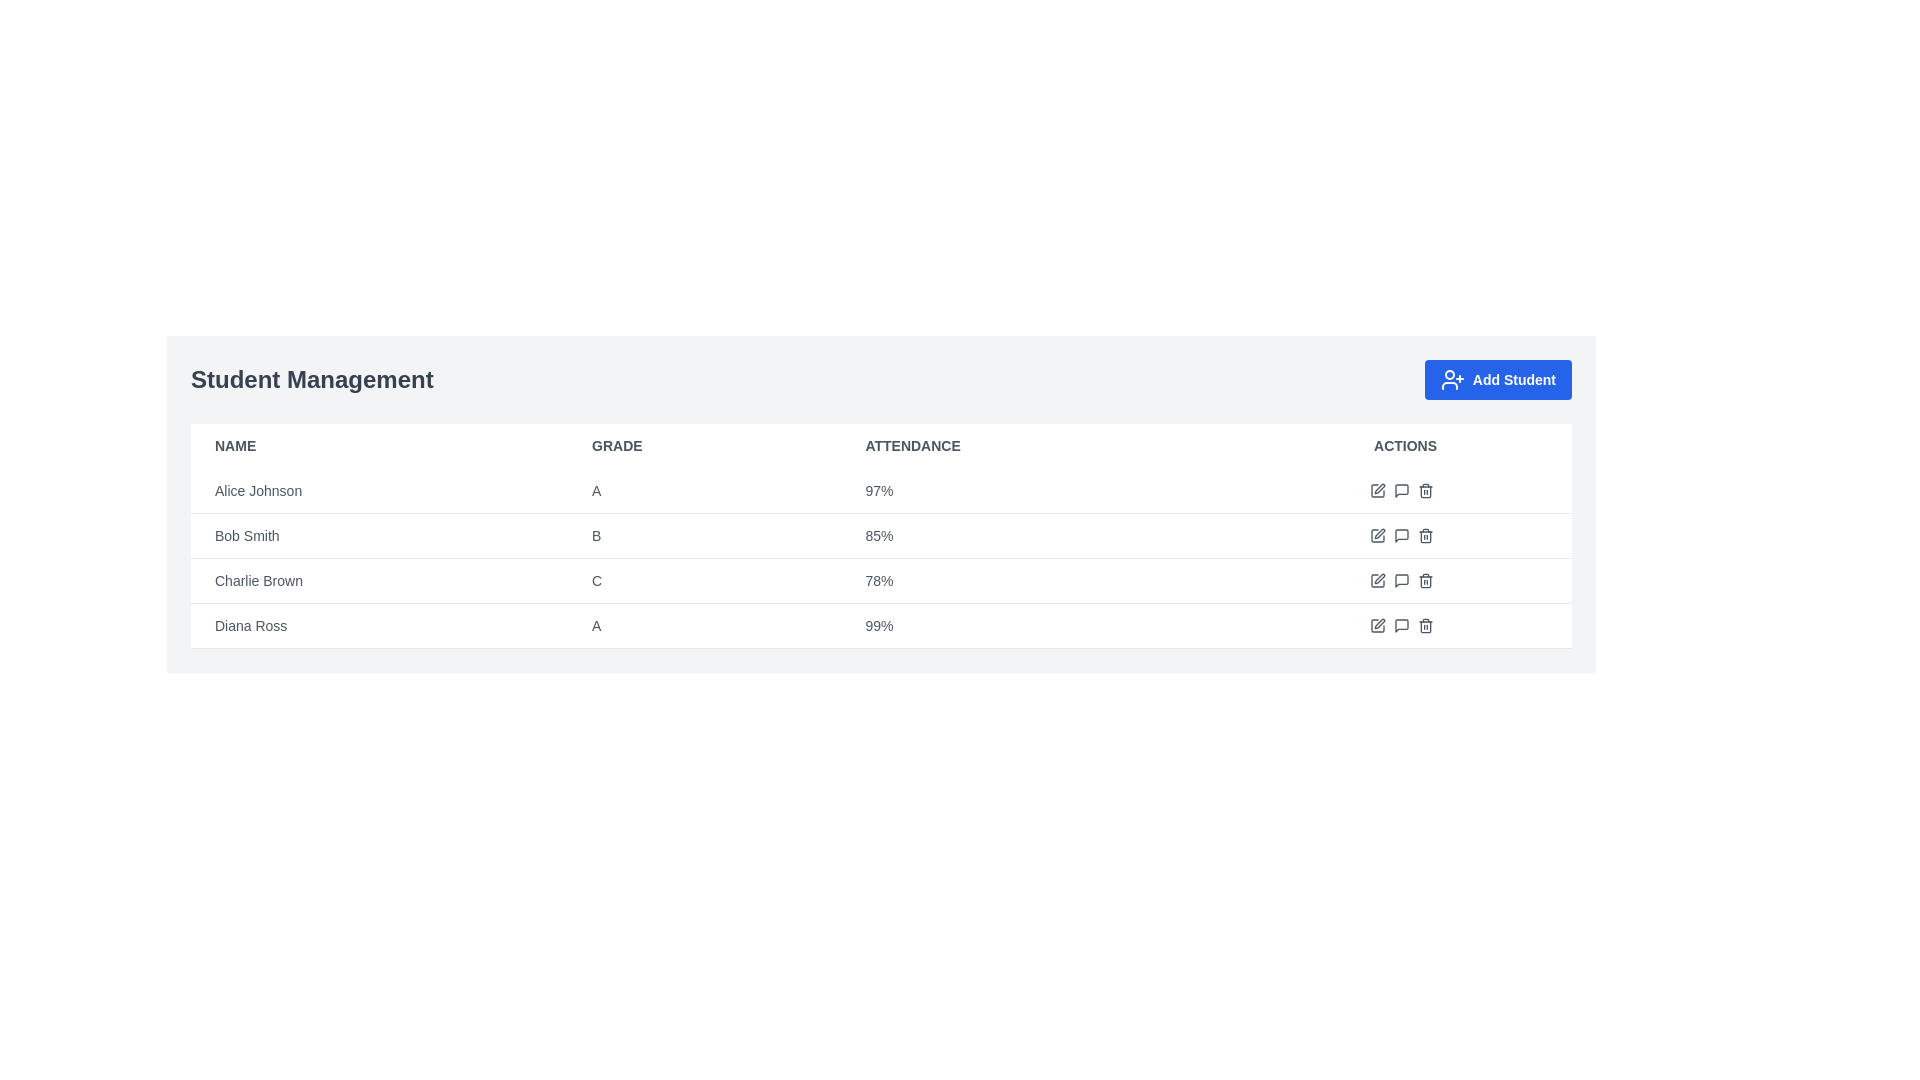 Image resolution: width=1920 pixels, height=1080 pixels. I want to click on the delete button represented by a trash bin icon located in the 'Actions' column of the topmost row in the table, so click(1424, 490).